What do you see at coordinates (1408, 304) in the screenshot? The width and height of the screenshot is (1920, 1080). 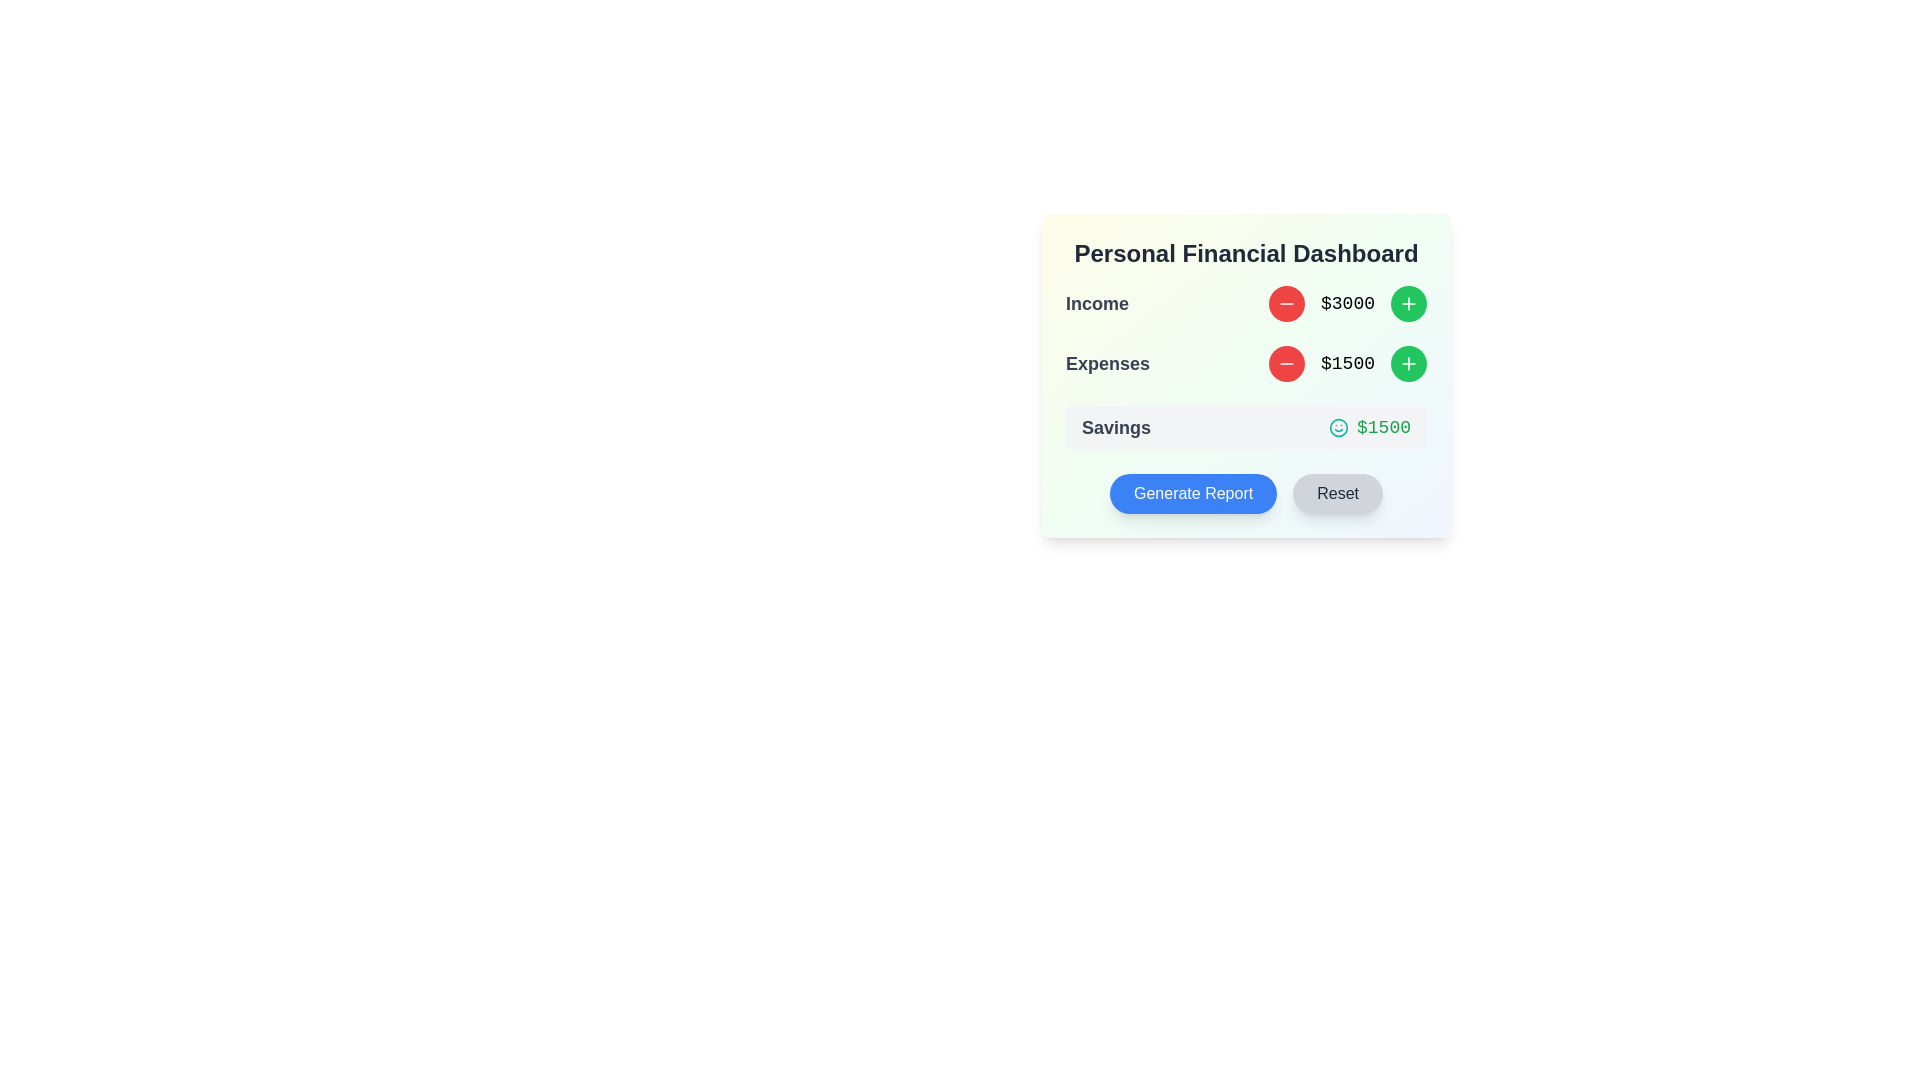 I see `the green circular button with a white plus sign, located to the right of the 'Expenses' label and aligned with the value $1500` at bounding box center [1408, 304].